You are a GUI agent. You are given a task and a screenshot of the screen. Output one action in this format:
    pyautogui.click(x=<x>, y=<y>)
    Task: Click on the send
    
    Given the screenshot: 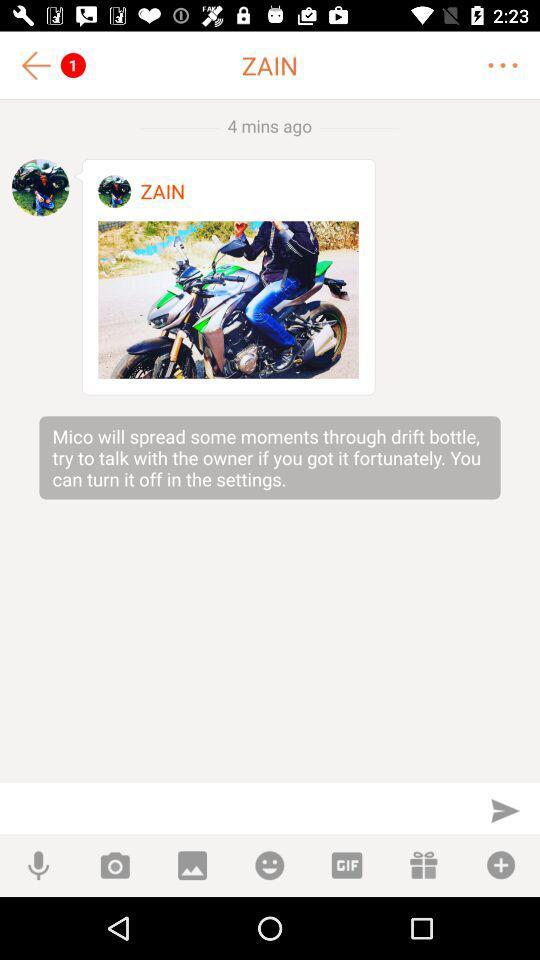 What is the action you would take?
    pyautogui.click(x=504, y=810)
    